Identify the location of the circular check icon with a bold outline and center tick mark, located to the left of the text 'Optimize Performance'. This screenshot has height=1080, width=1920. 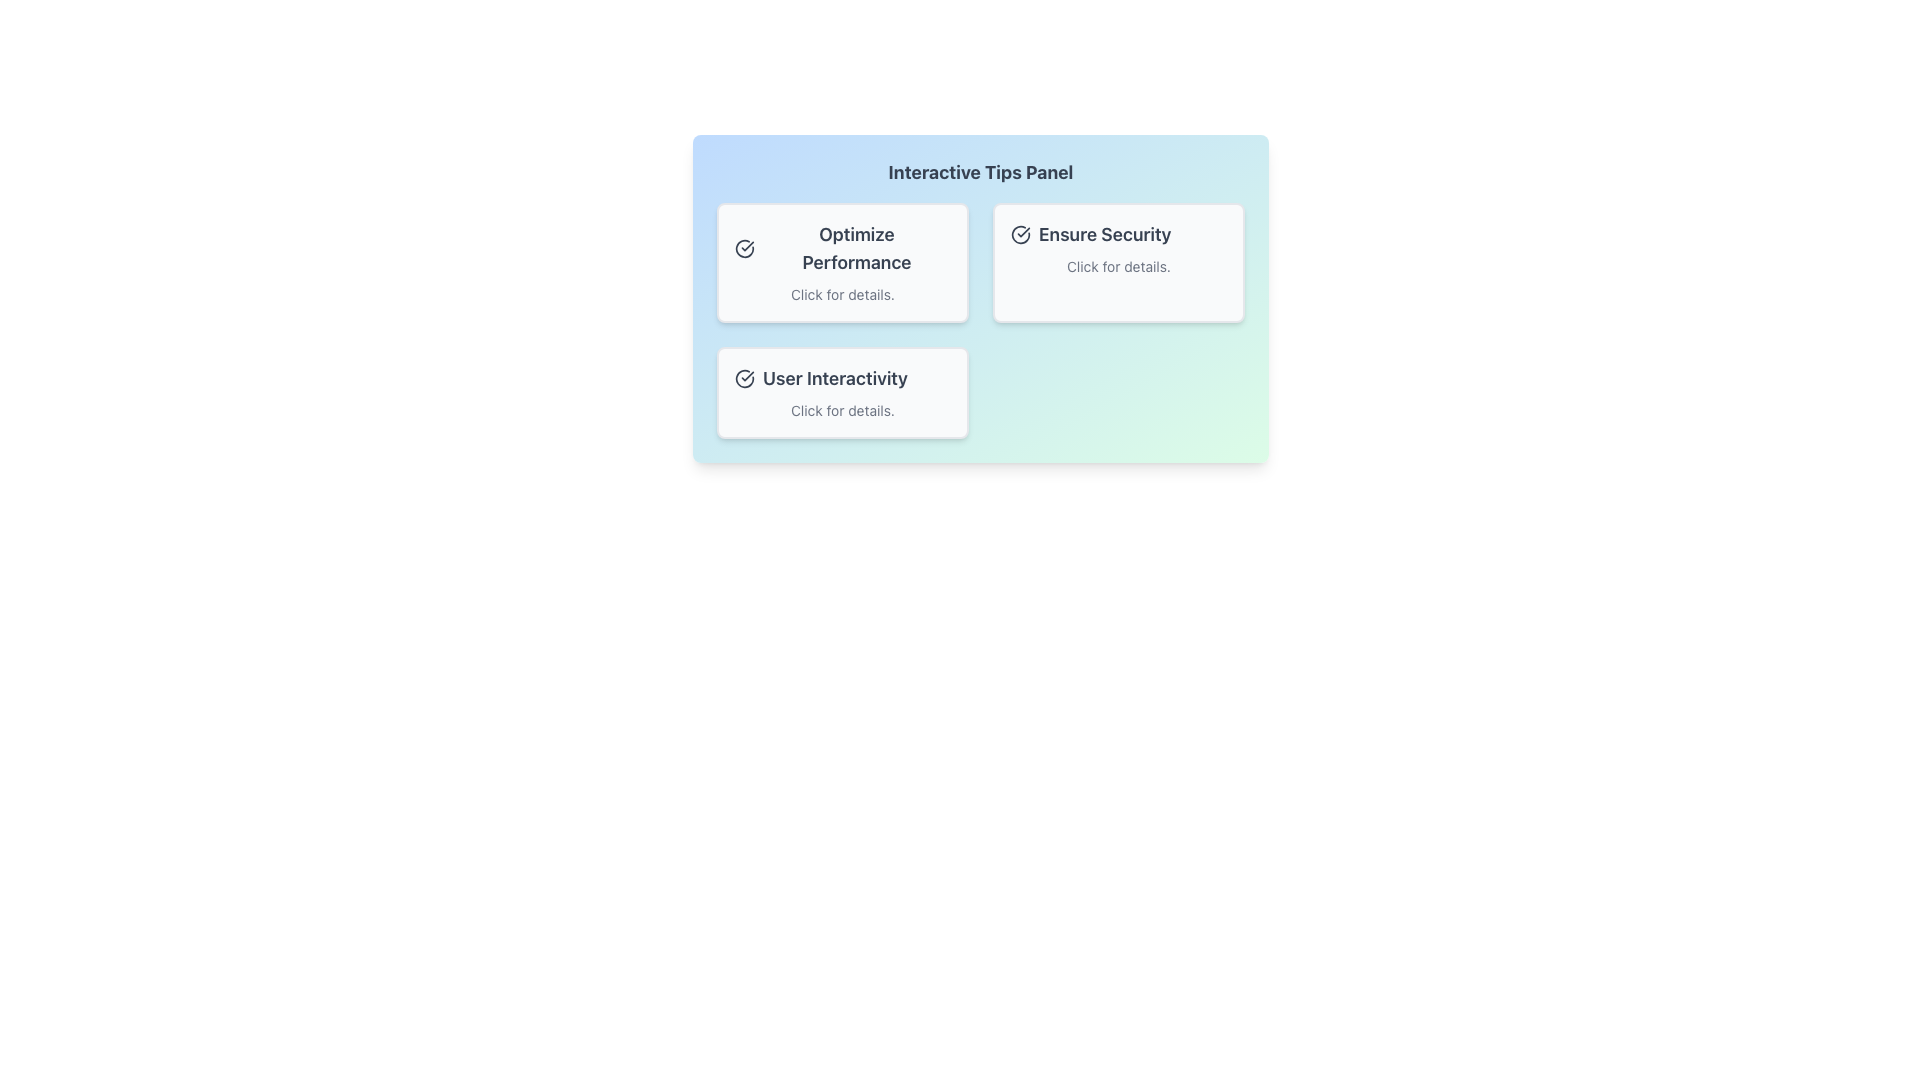
(743, 248).